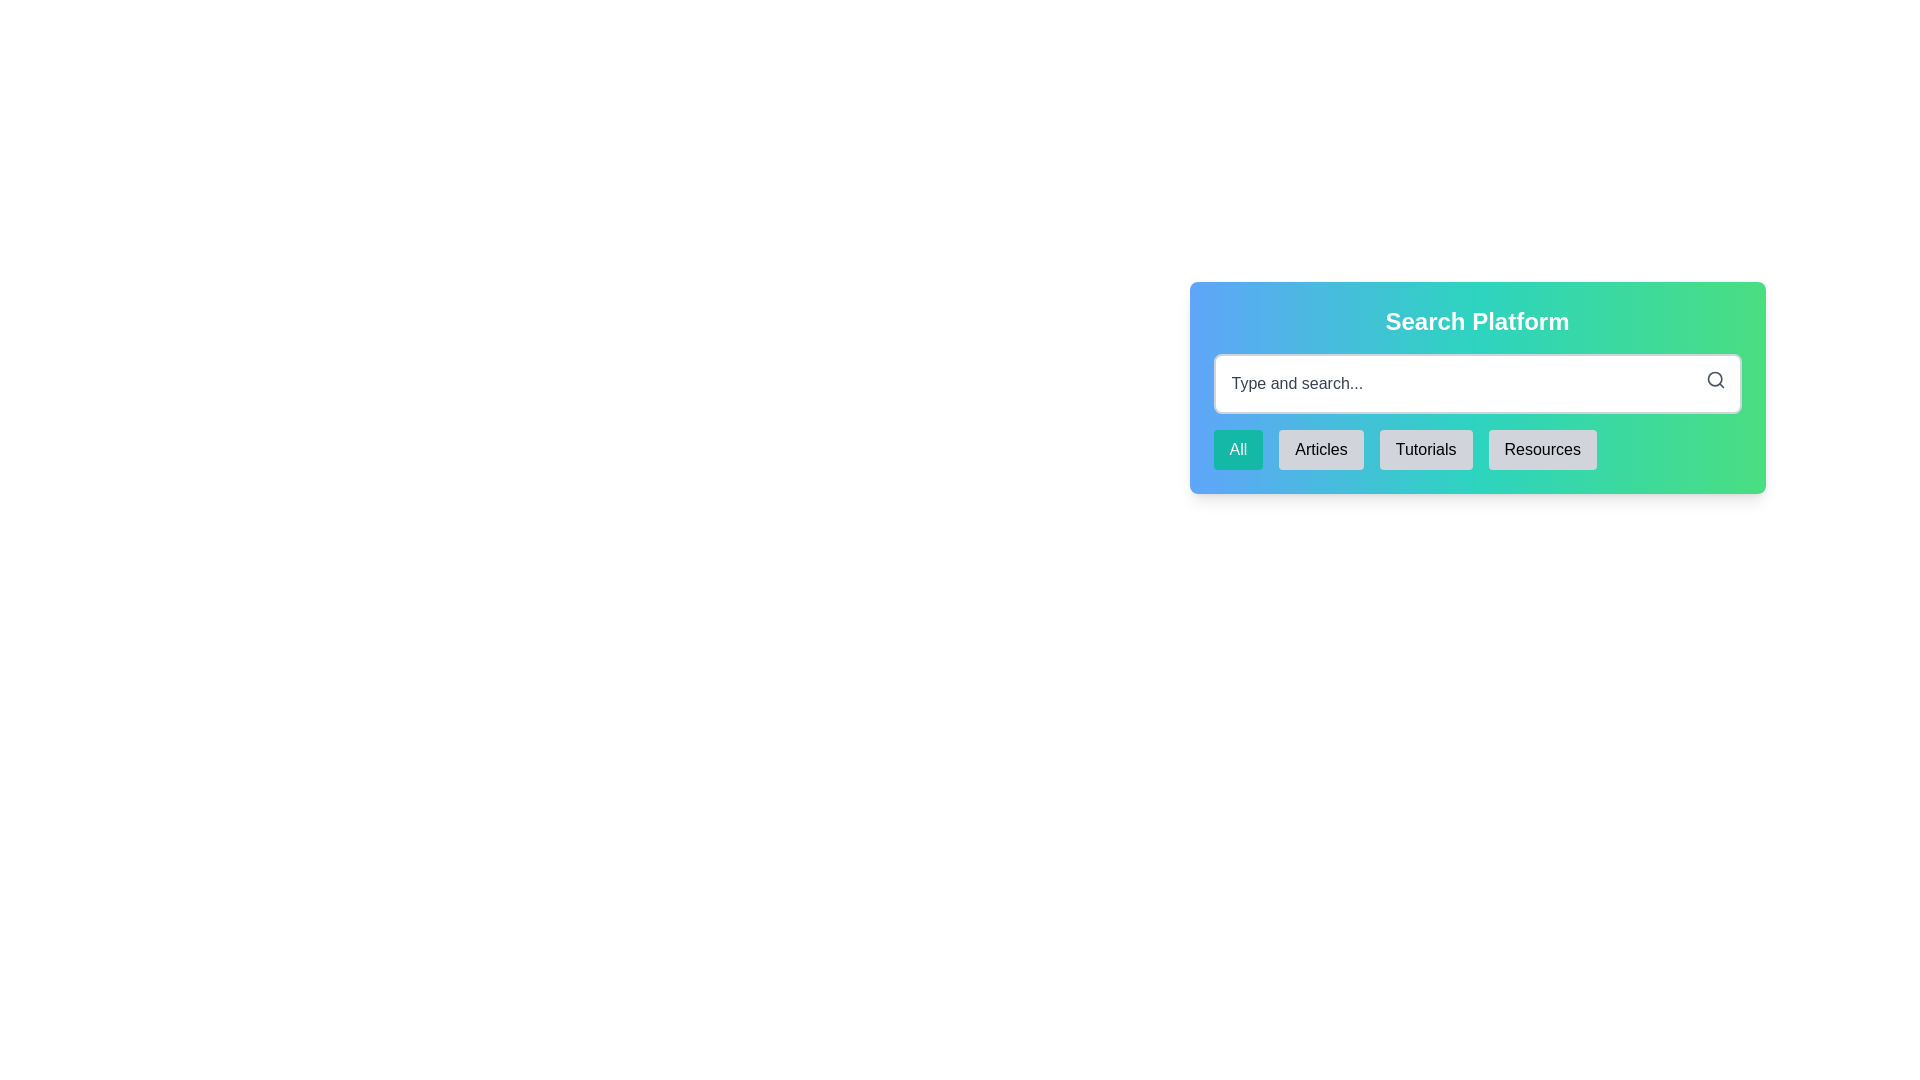  Describe the element at coordinates (1713, 379) in the screenshot. I see `the magnifying glass icon located at the upper-right corner of the search bar, which includes the decorative lens element` at that location.